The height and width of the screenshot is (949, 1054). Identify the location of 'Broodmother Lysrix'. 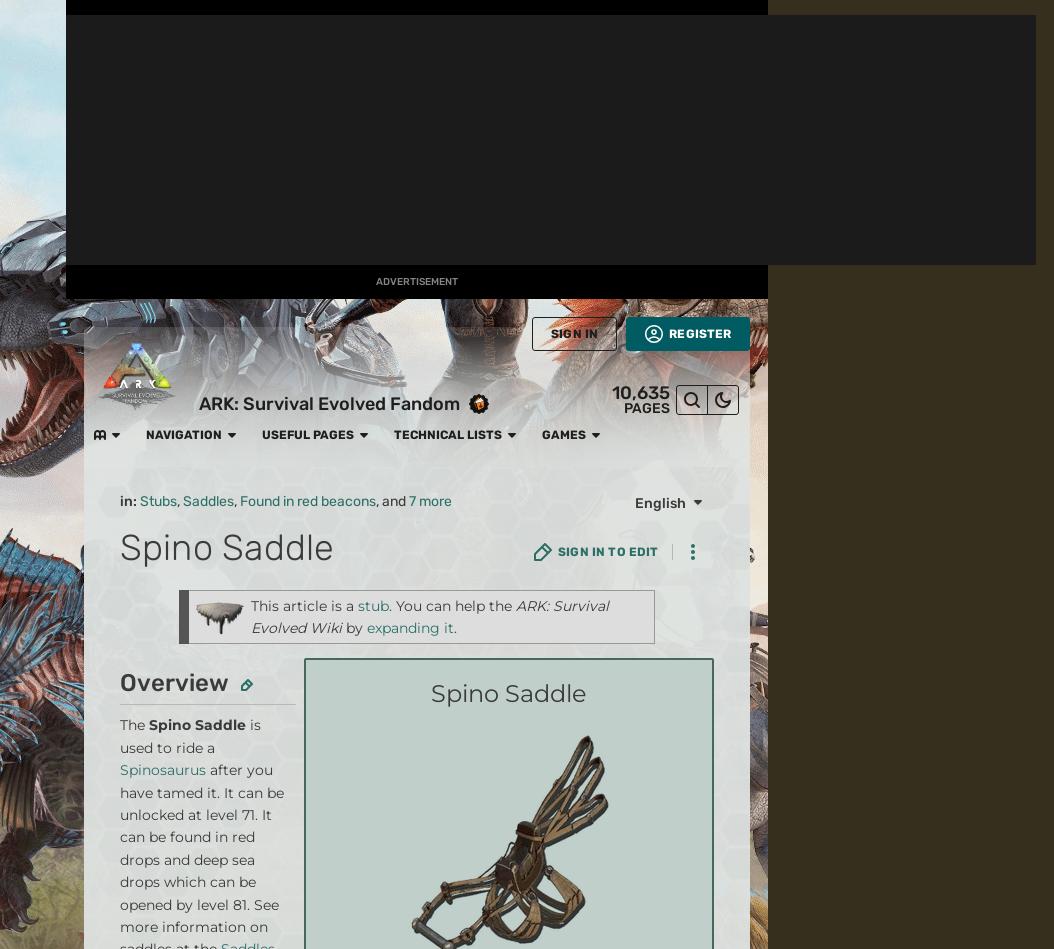
(248, 334).